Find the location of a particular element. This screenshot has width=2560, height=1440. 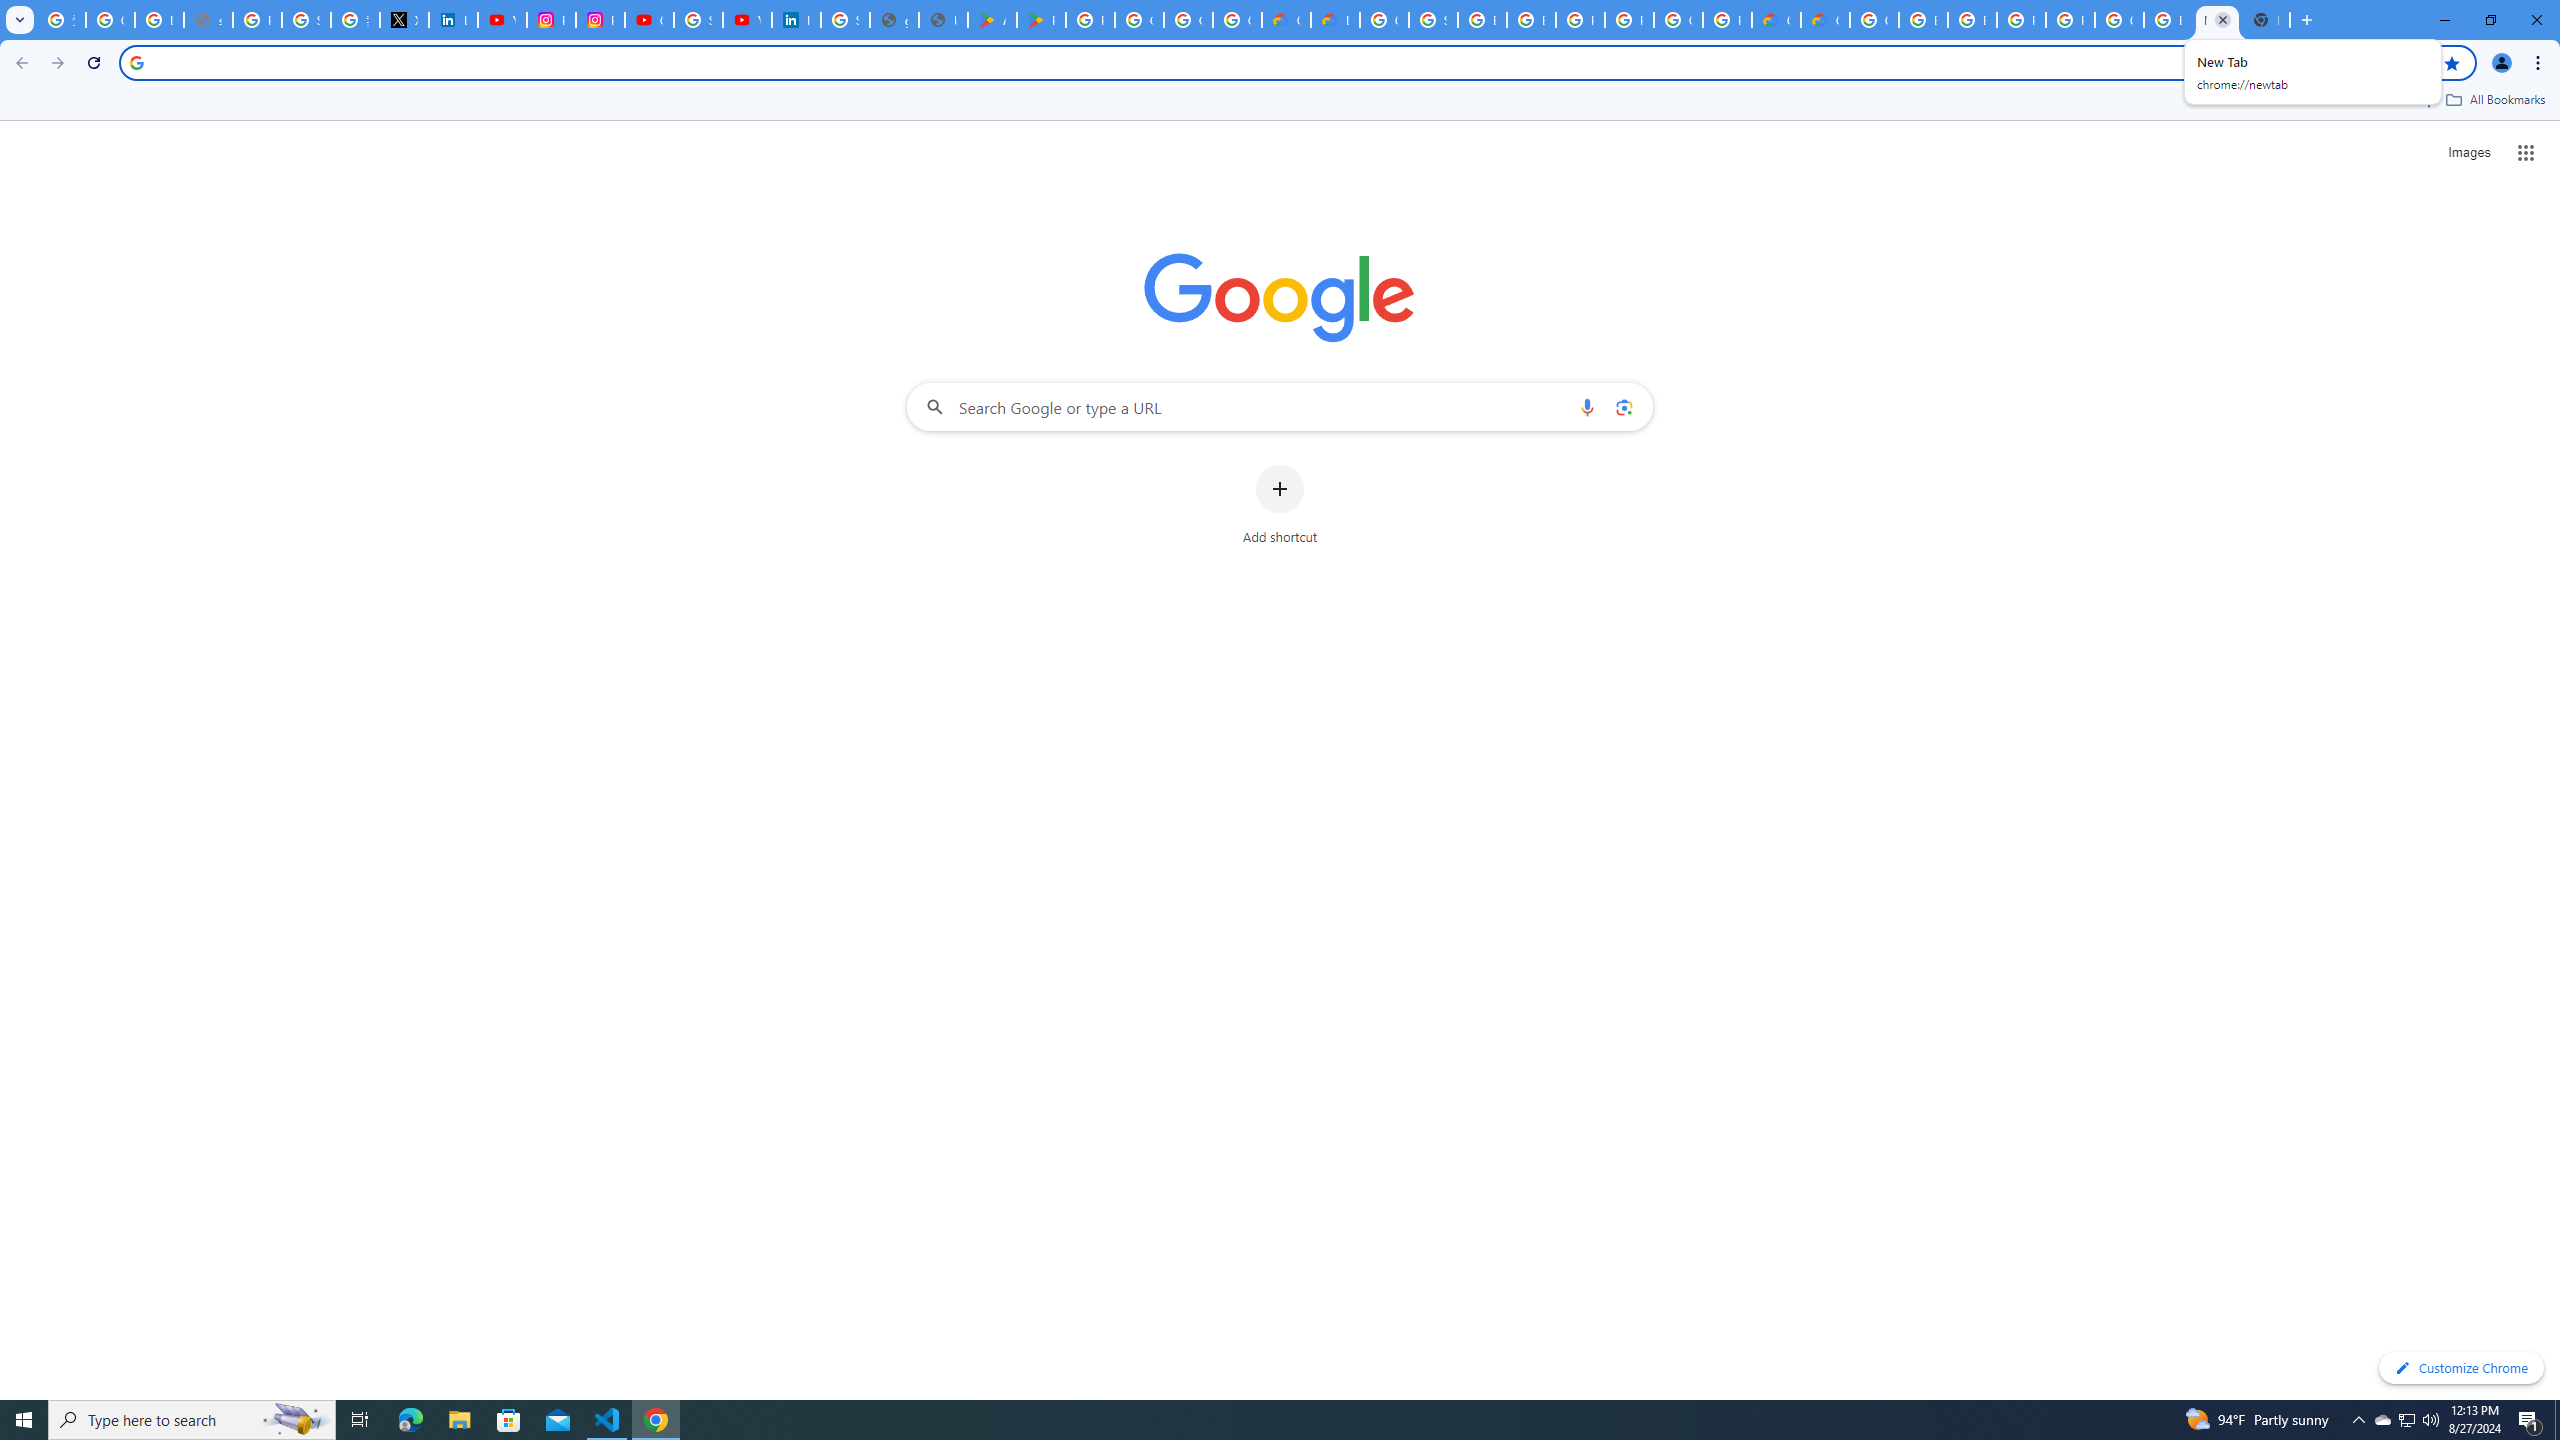

'New Tab' is located at coordinates (2265, 19).